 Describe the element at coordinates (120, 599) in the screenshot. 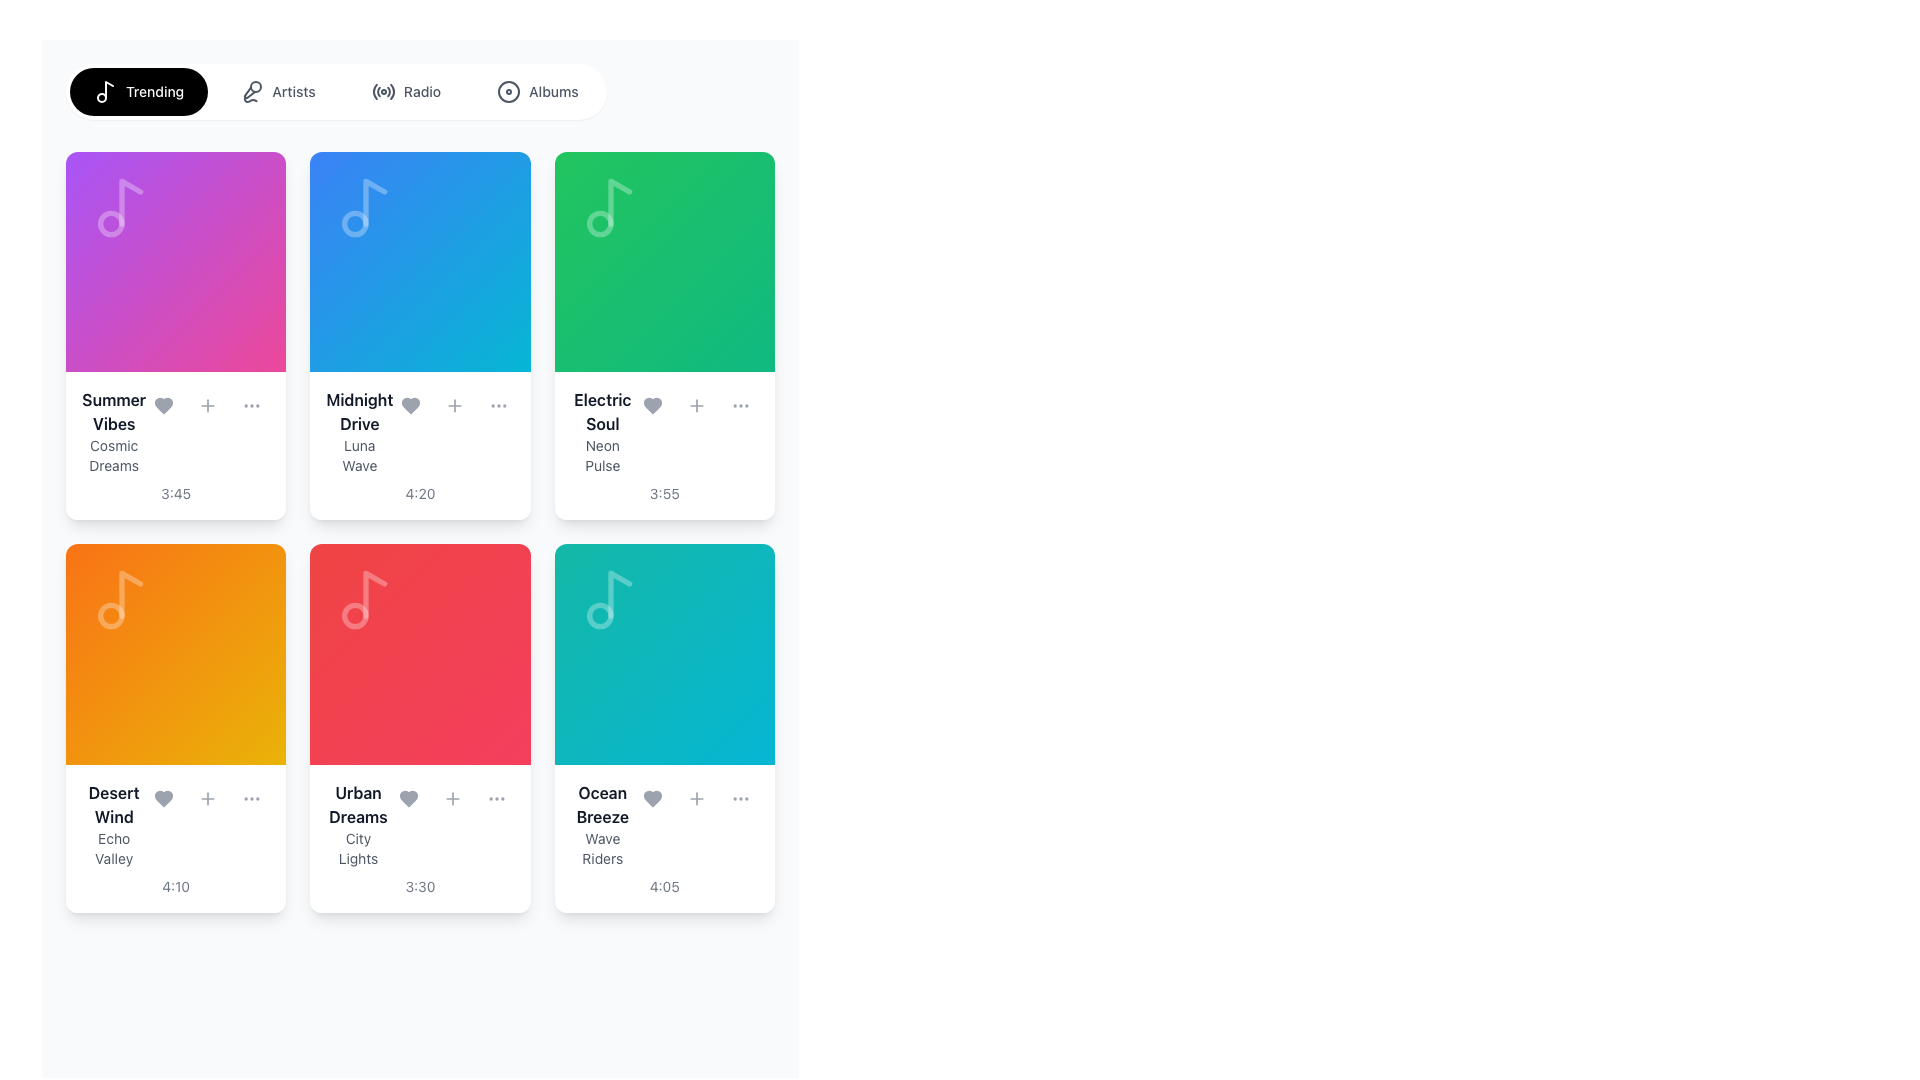

I see `the music note icon located in the top-left area of the 'Desert Wind' track card, which is designed with thin lines and a semi-transparent white effect against a gradient orange background` at that location.